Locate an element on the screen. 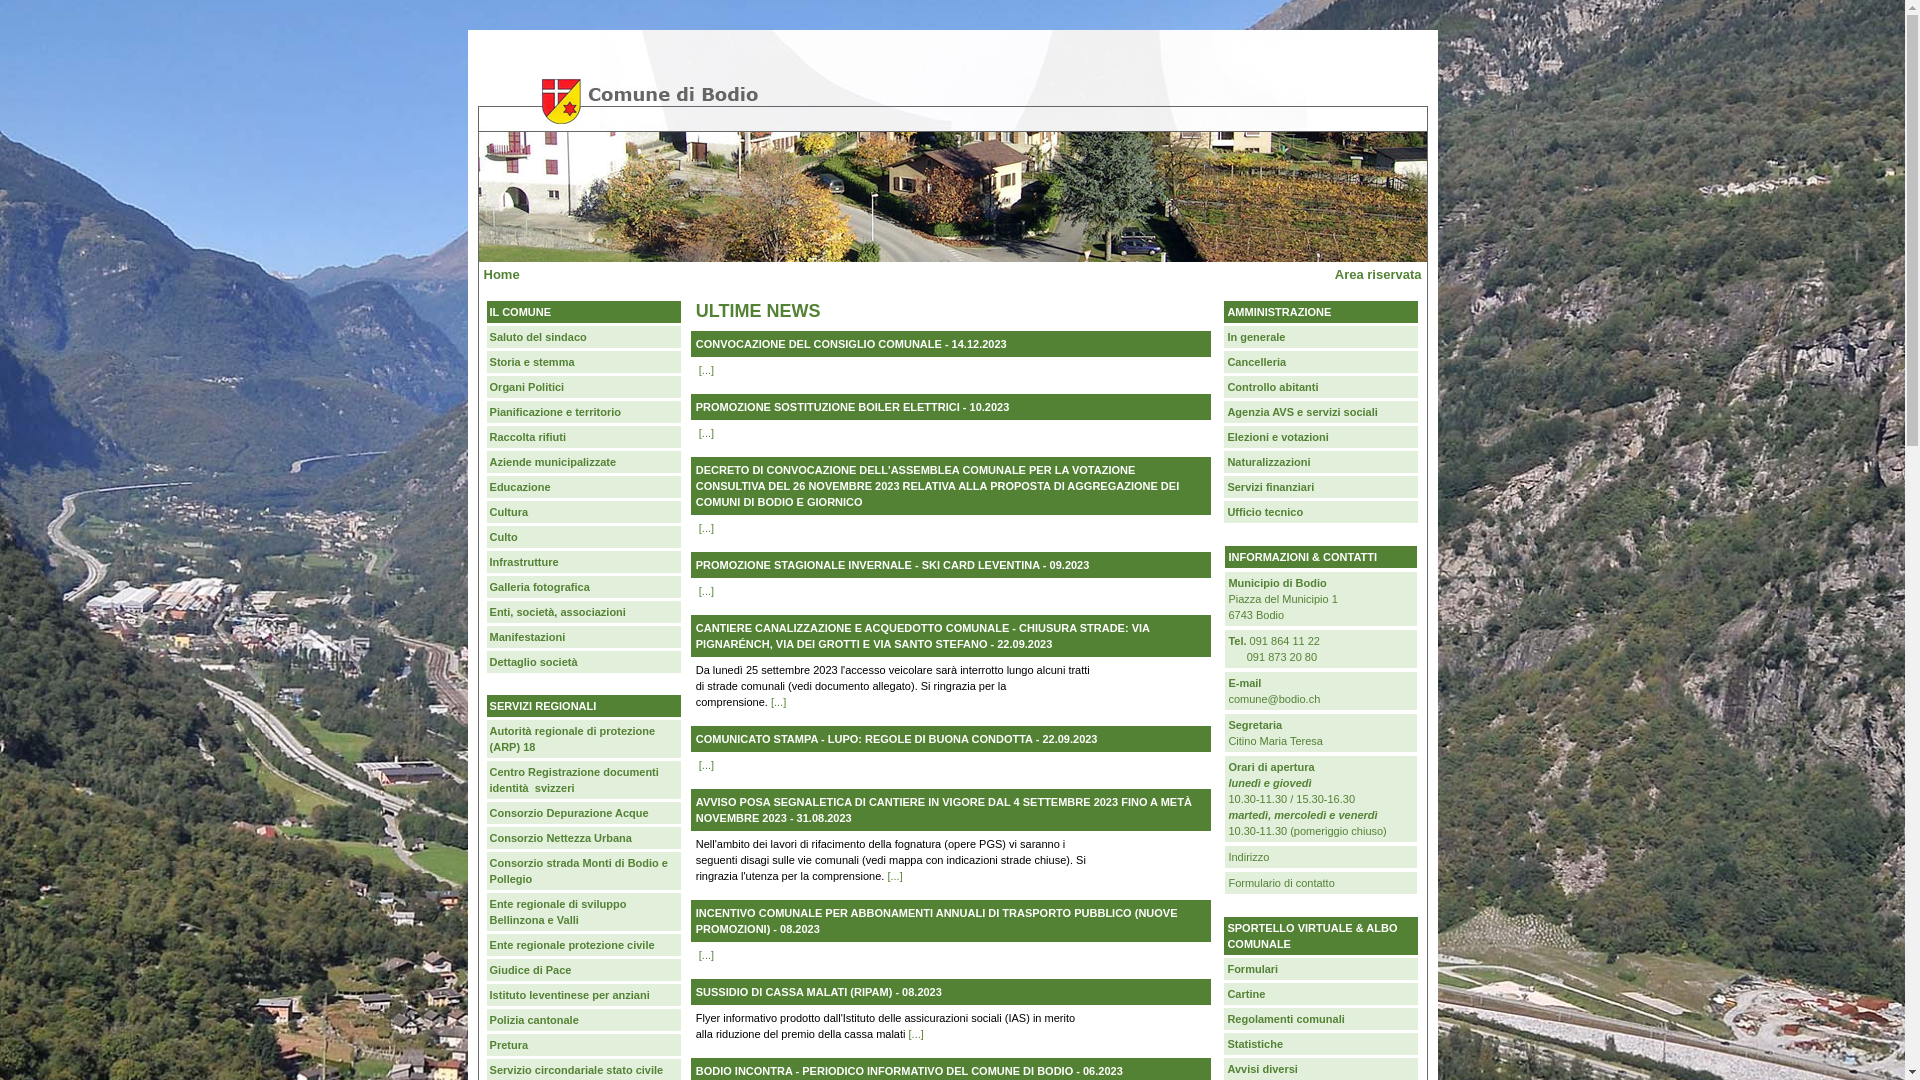  'Consorzio Nettezza Urbana' is located at coordinates (583, 837).